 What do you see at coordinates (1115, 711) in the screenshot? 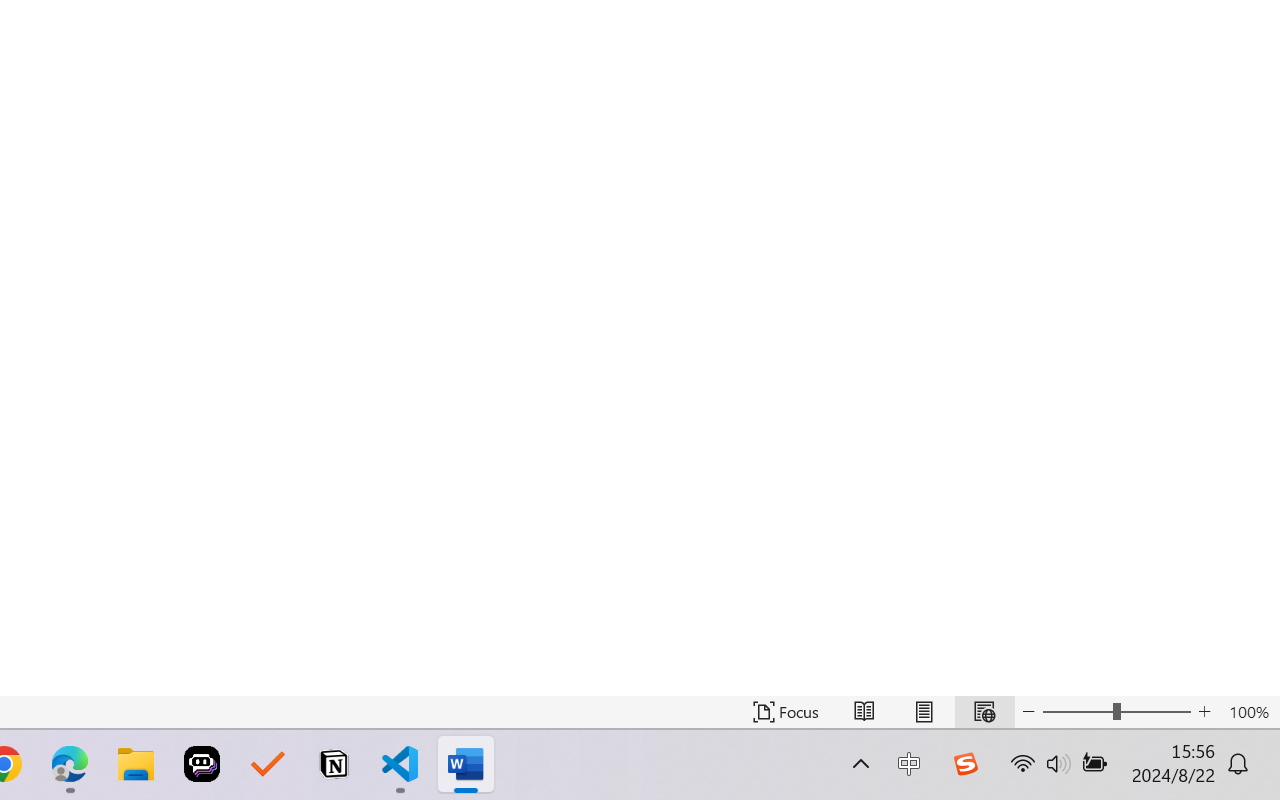
I see `'Zoom'` at bounding box center [1115, 711].